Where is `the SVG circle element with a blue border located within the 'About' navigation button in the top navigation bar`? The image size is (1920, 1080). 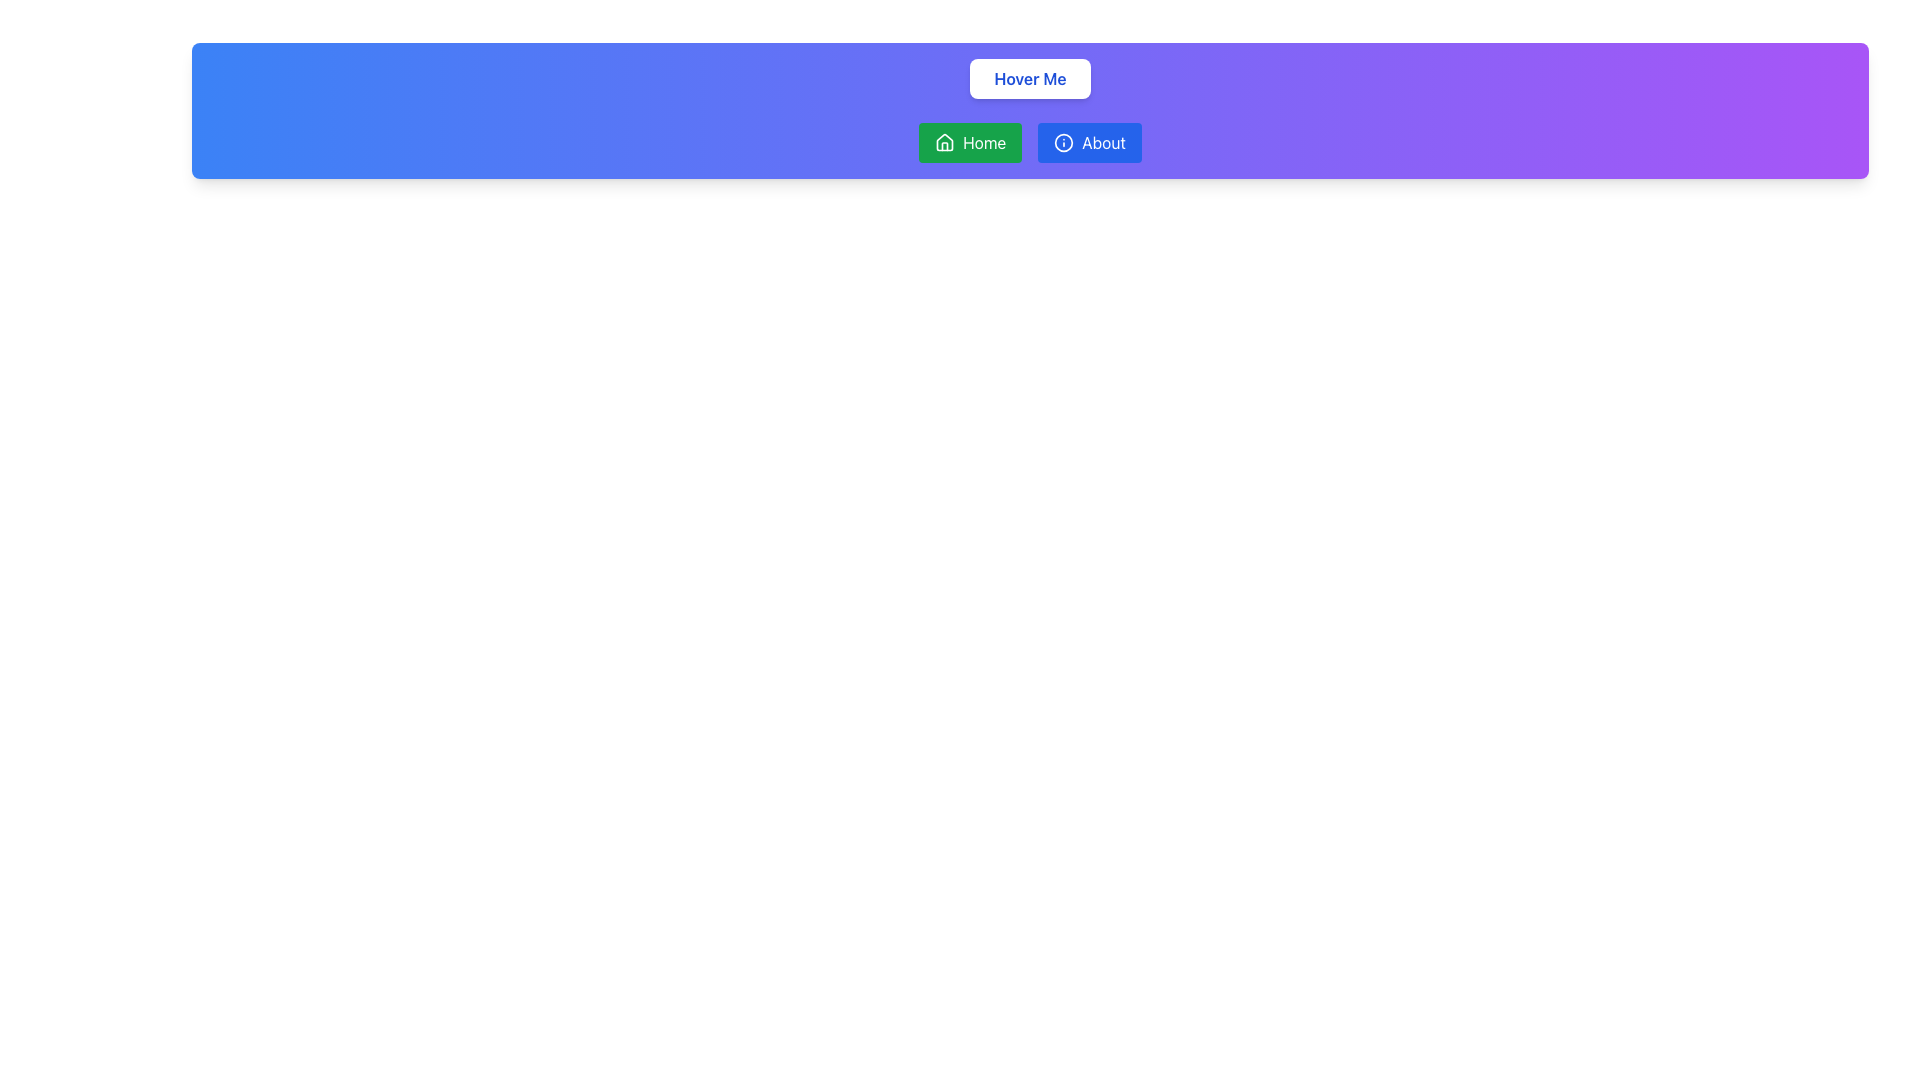
the SVG circle element with a blue border located within the 'About' navigation button in the top navigation bar is located at coordinates (1063, 141).